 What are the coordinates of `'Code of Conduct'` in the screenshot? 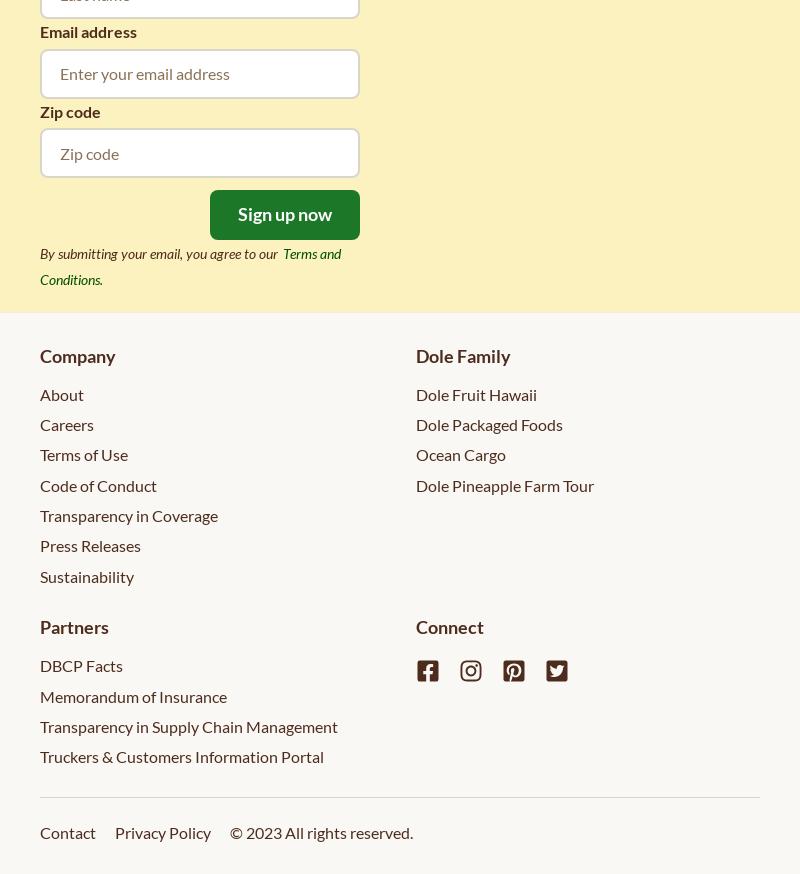 It's located at (98, 483).